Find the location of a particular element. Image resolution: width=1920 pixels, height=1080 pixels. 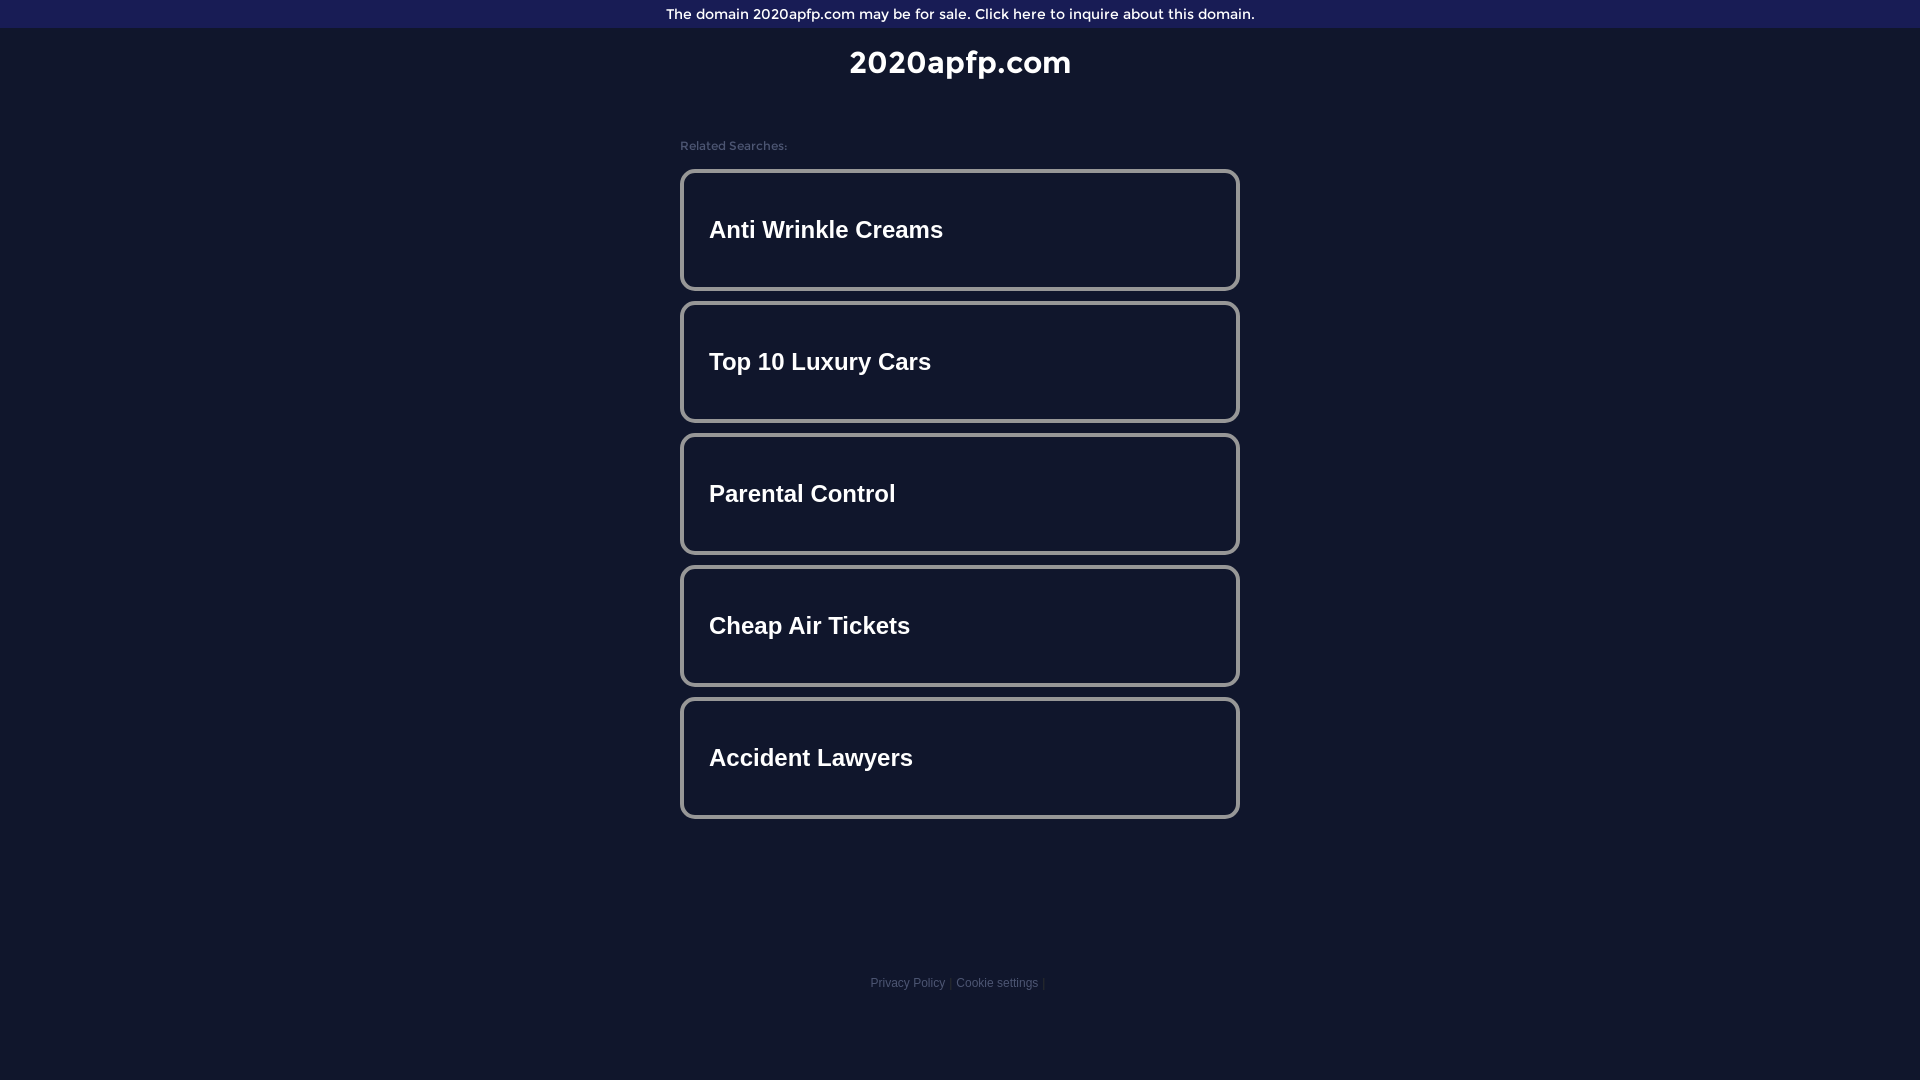

'Cookie settings' is located at coordinates (997, 982).